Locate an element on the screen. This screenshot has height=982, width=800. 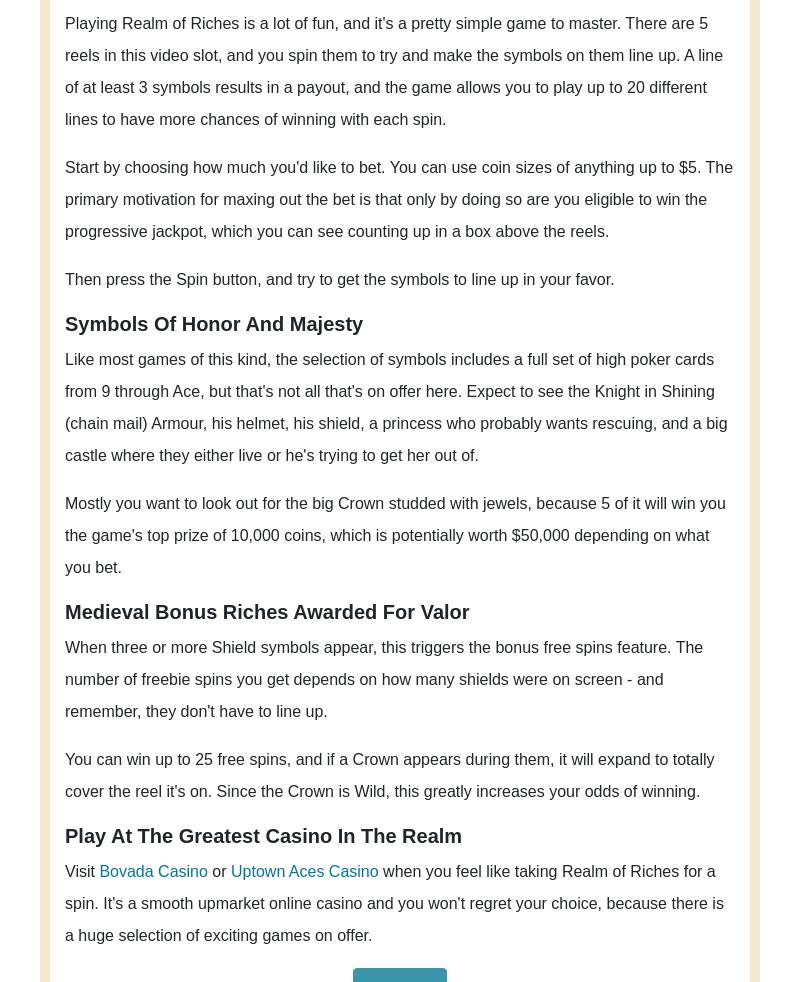
'Bitcoins' is located at coordinates (283, 722).